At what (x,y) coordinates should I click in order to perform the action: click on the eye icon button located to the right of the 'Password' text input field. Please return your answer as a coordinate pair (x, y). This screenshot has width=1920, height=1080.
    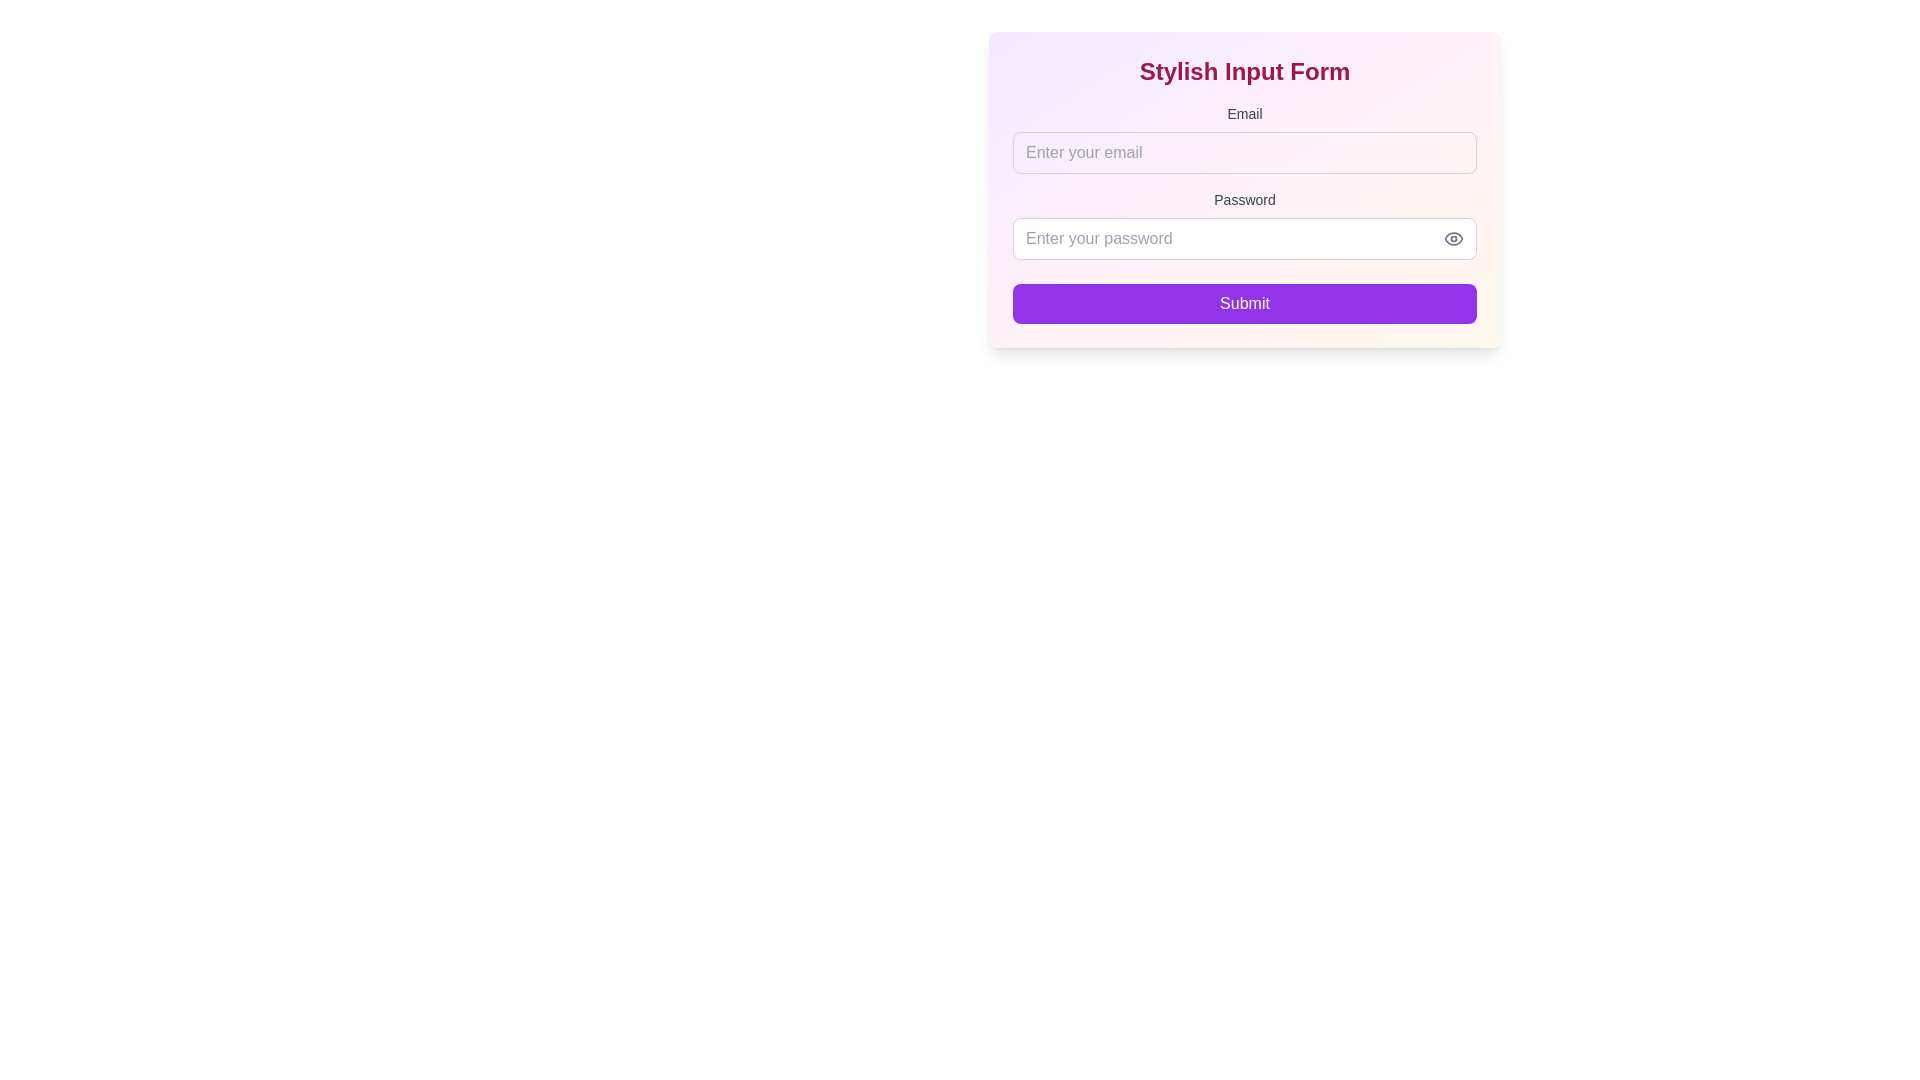
    Looking at the image, I should click on (1454, 238).